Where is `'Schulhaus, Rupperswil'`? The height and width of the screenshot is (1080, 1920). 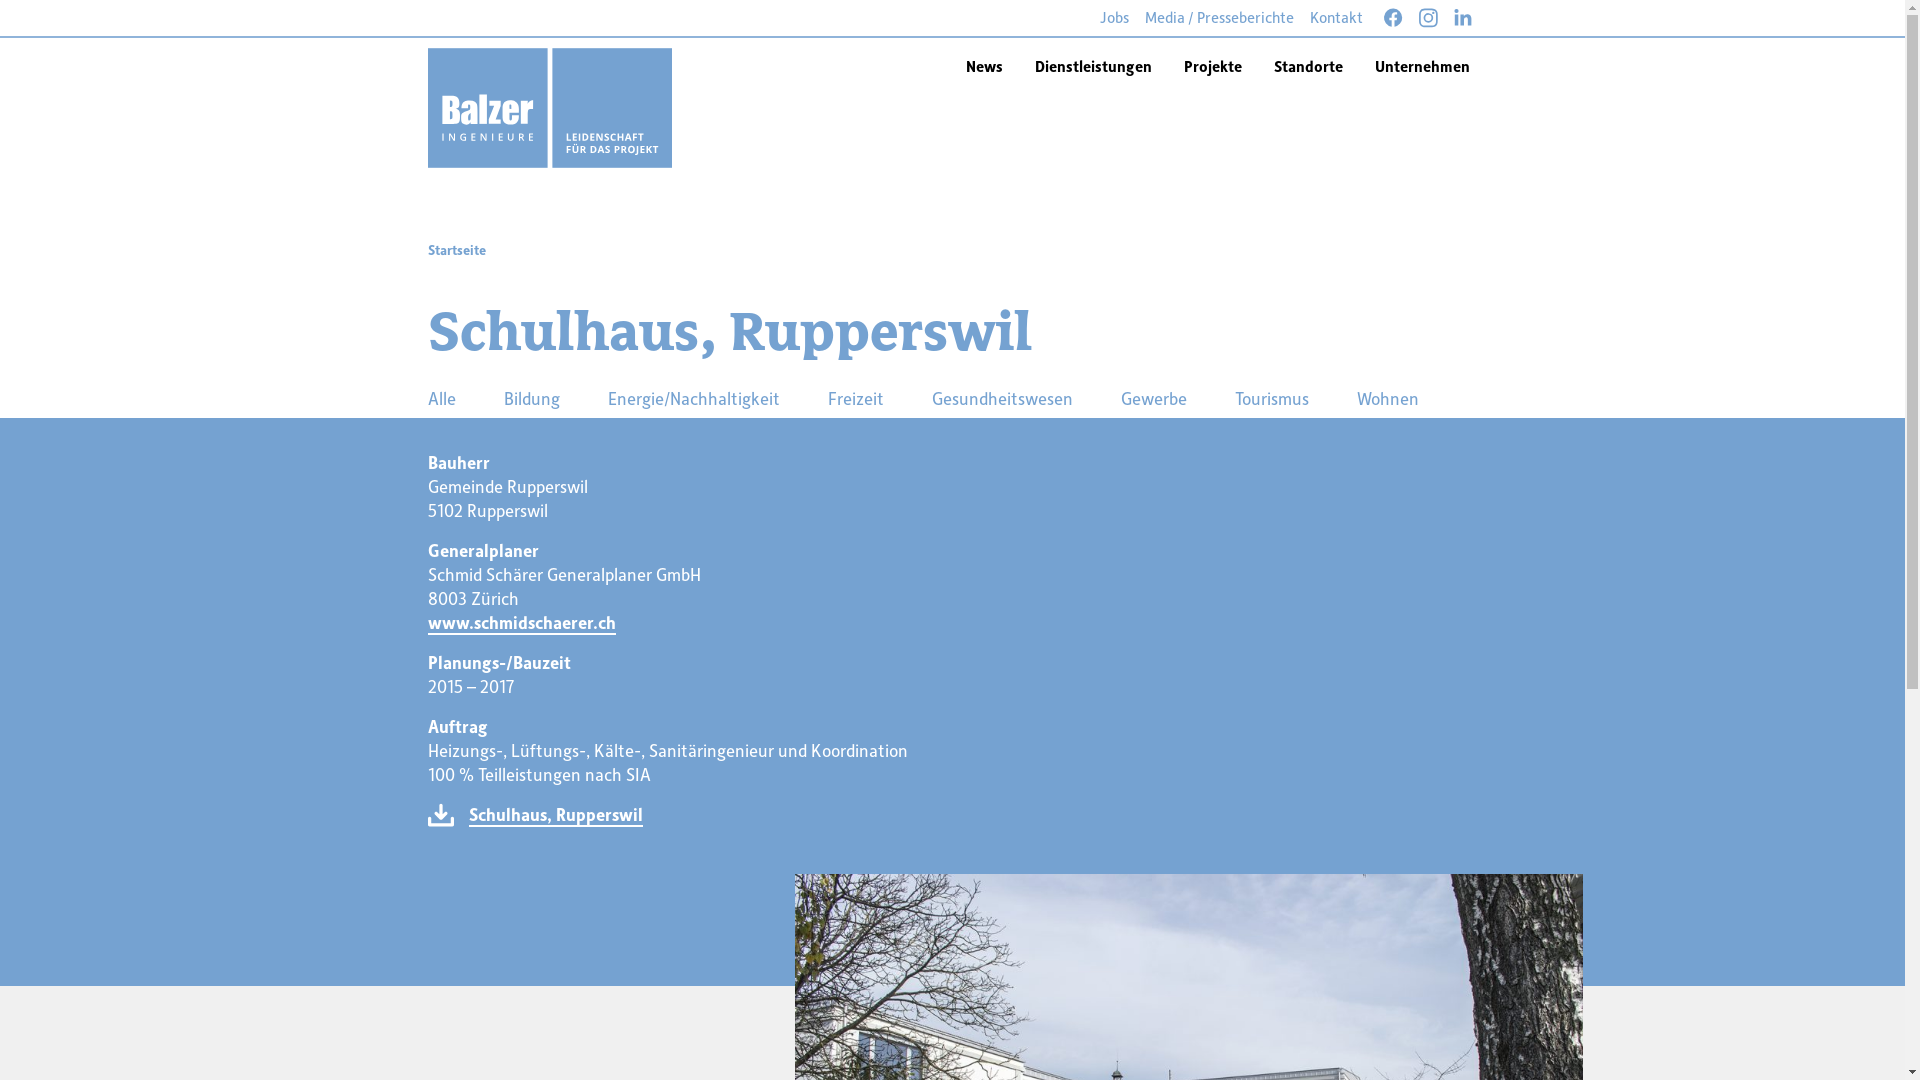 'Schulhaus, Rupperswil' is located at coordinates (555, 814).